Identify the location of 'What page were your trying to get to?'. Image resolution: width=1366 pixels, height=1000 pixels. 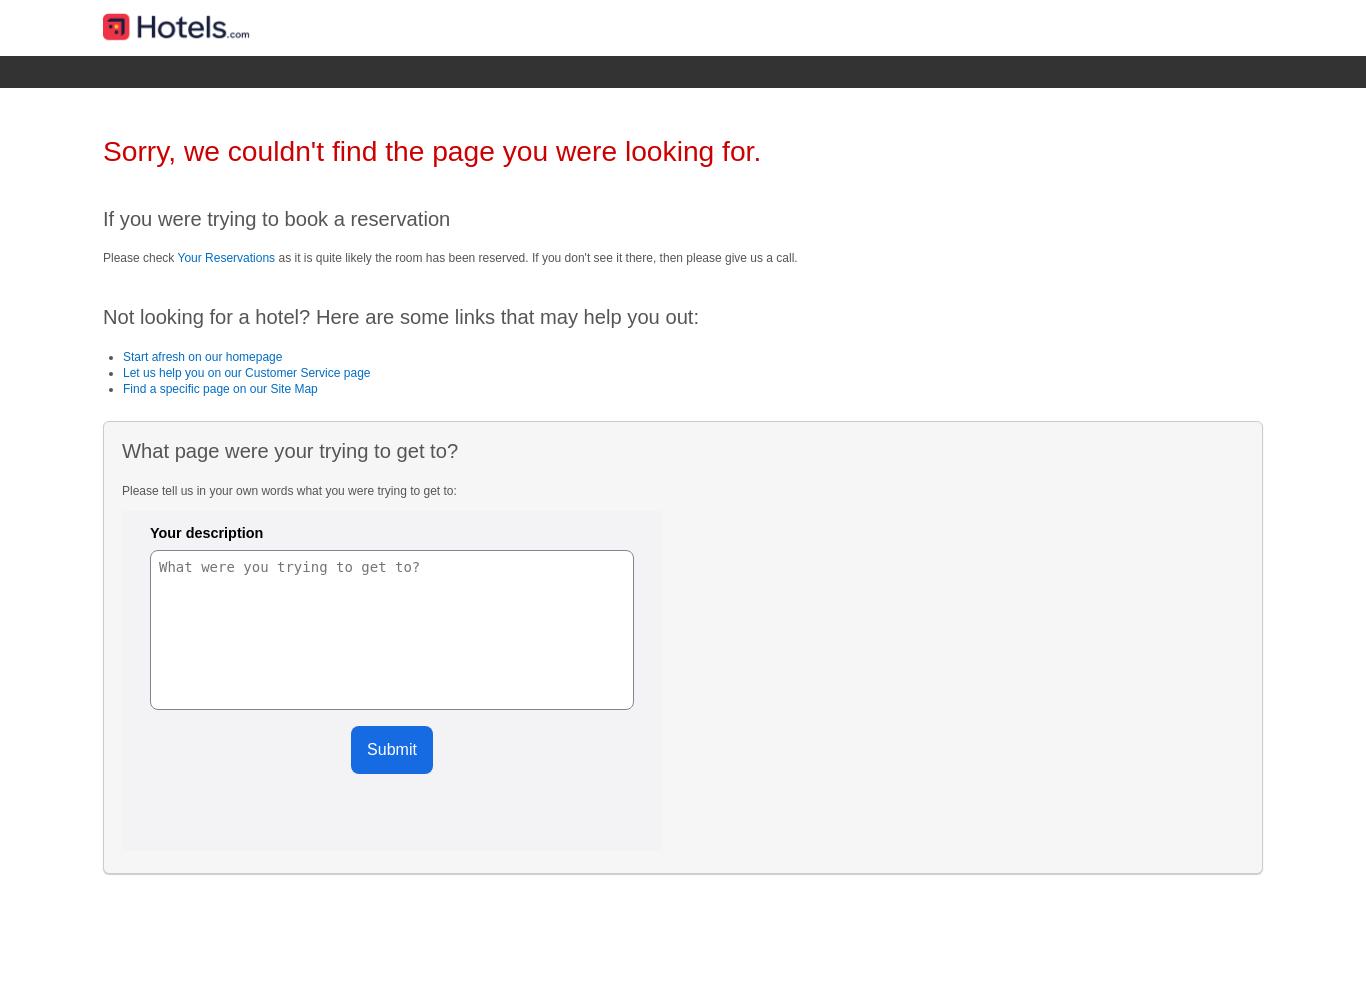
(120, 450).